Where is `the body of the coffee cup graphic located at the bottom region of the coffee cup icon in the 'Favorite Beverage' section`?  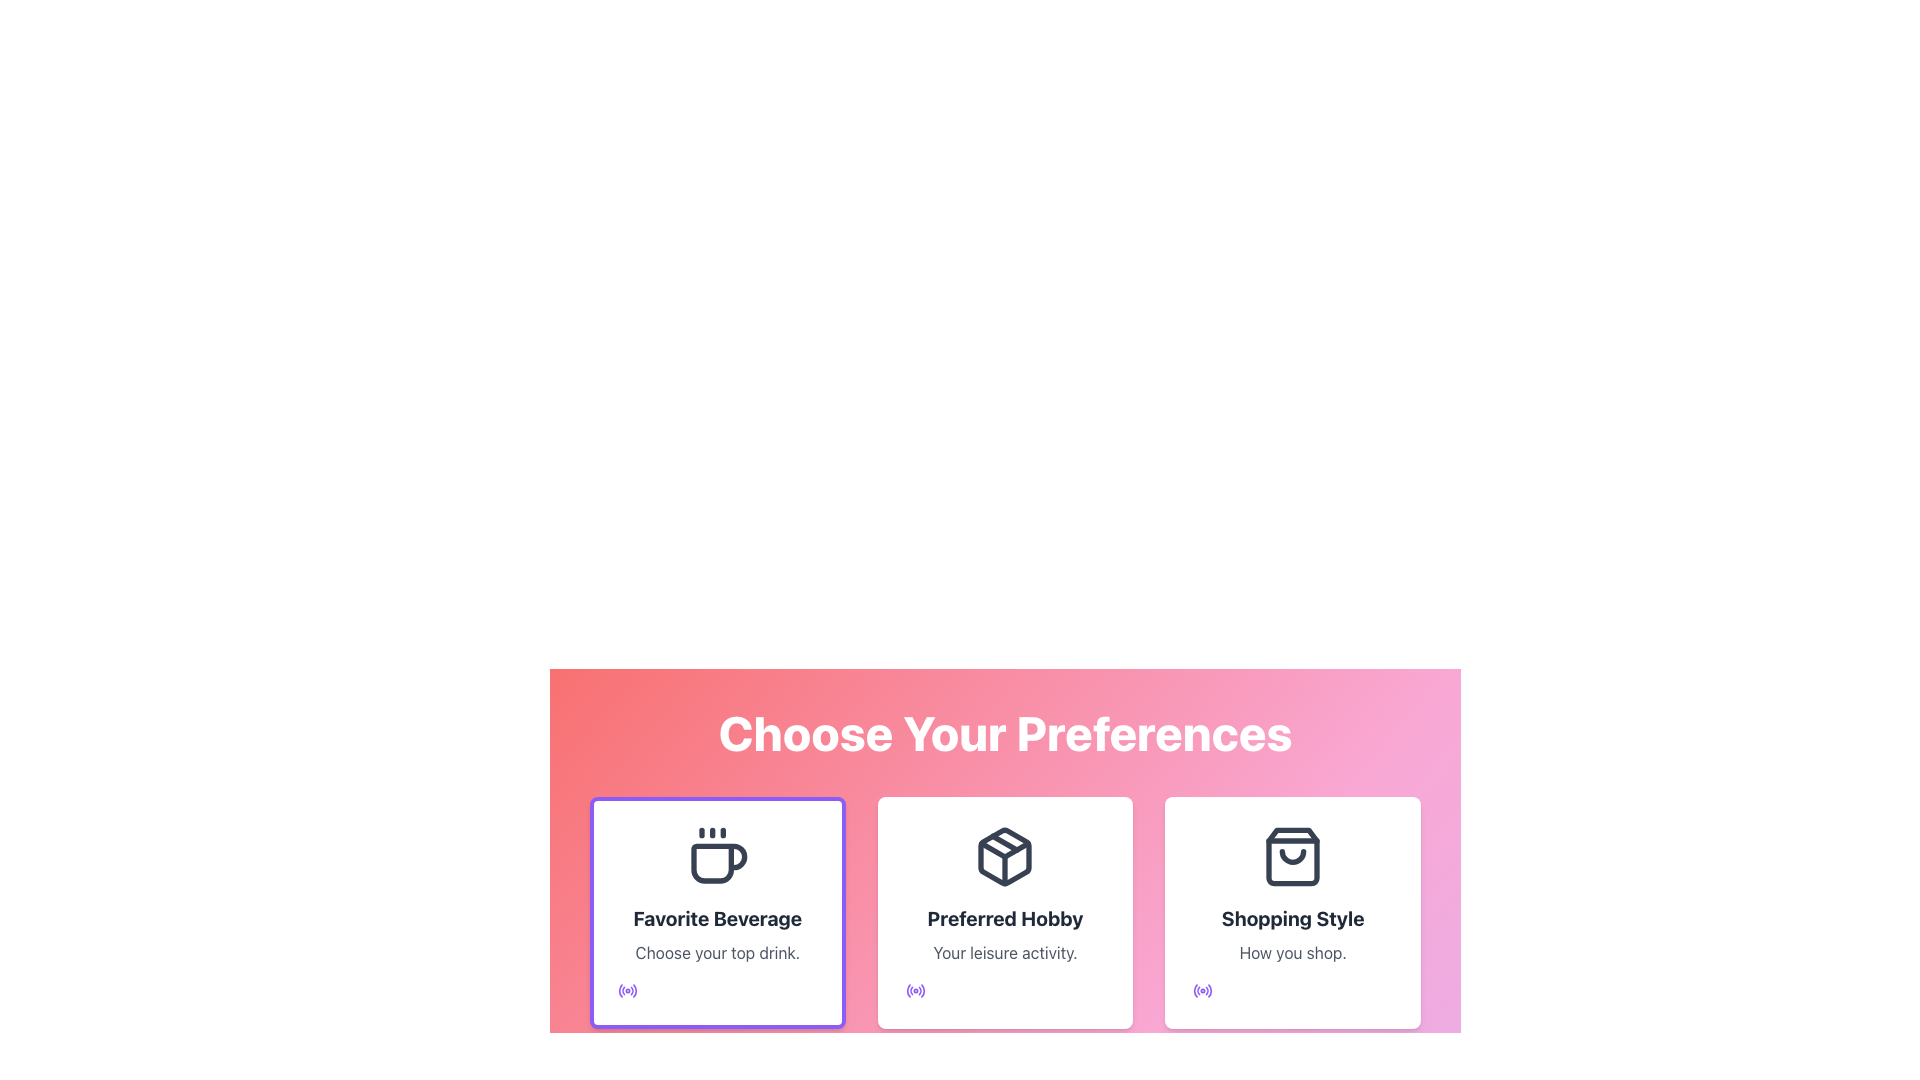 the body of the coffee cup graphic located at the bottom region of the coffee cup icon in the 'Favorite Beverage' section is located at coordinates (719, 862).